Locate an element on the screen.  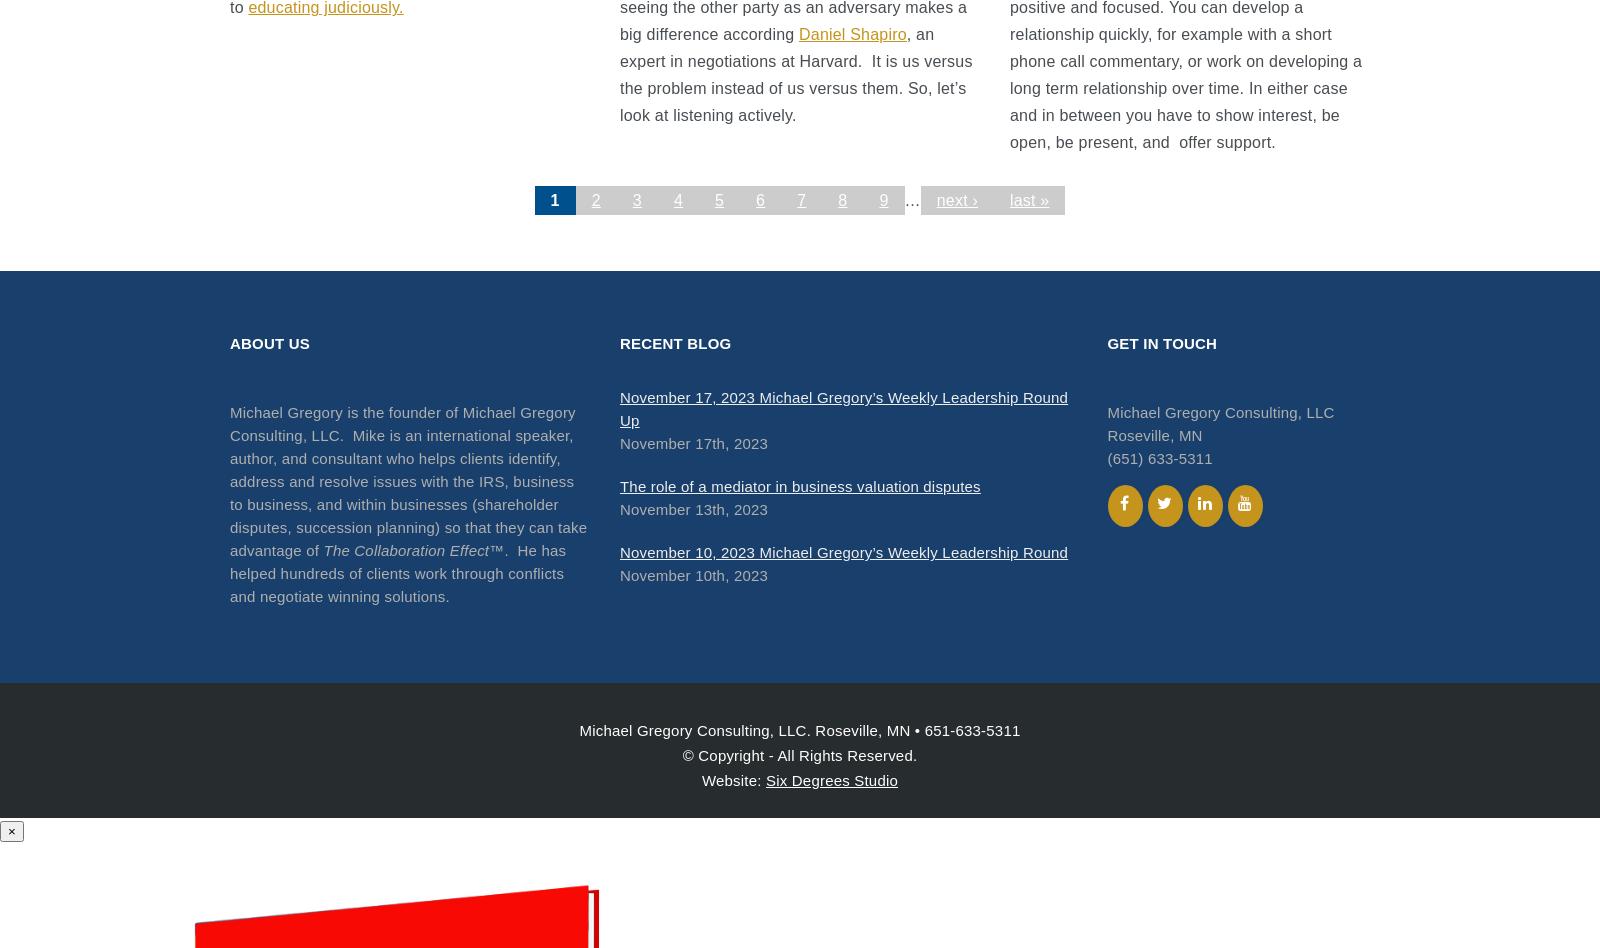
'3' is located at coordinates (636, 199).